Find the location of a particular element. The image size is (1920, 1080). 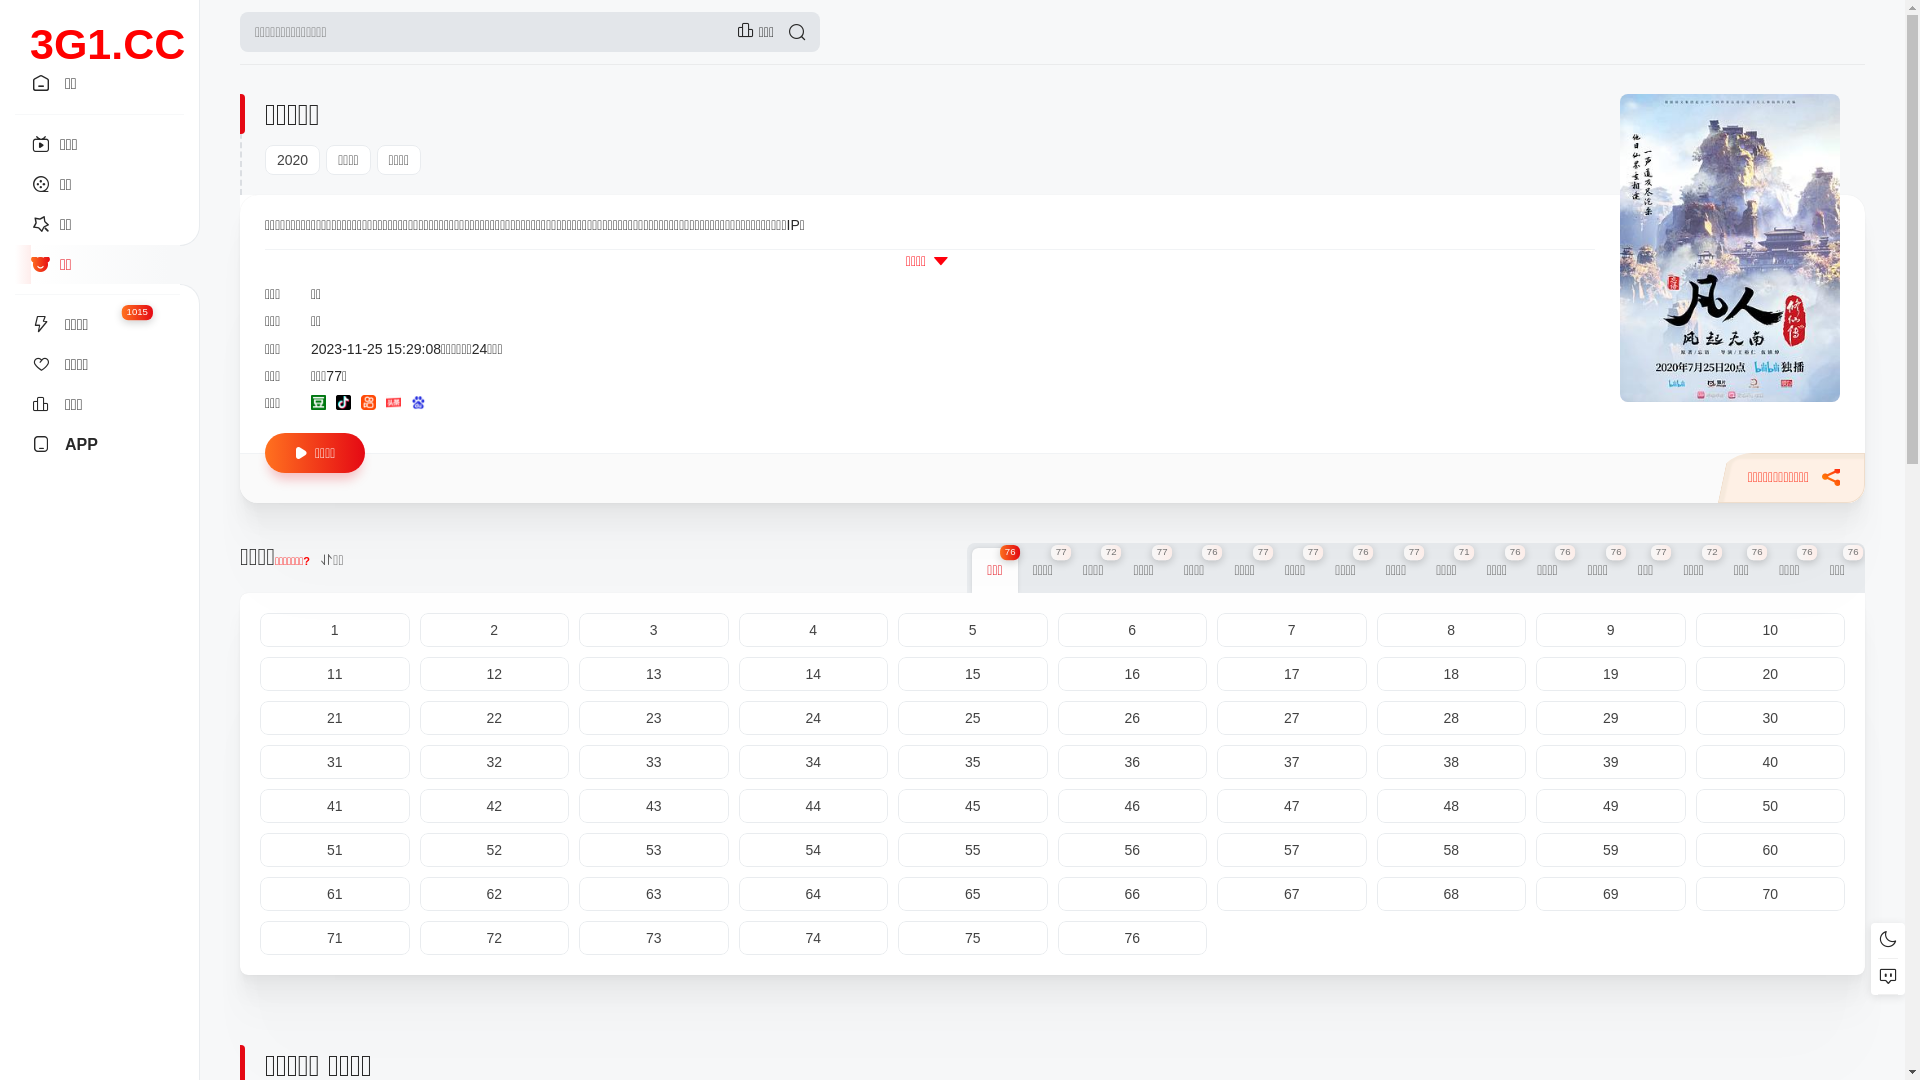

'20' is located at coordinates (1771, 674).